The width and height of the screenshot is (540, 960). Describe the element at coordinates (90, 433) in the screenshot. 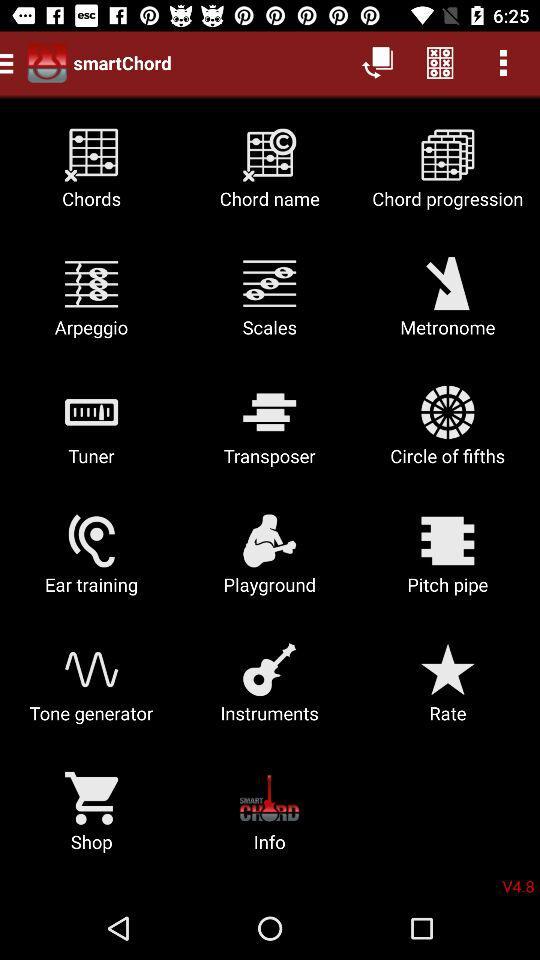

I see `the item above the ear training` at that location.